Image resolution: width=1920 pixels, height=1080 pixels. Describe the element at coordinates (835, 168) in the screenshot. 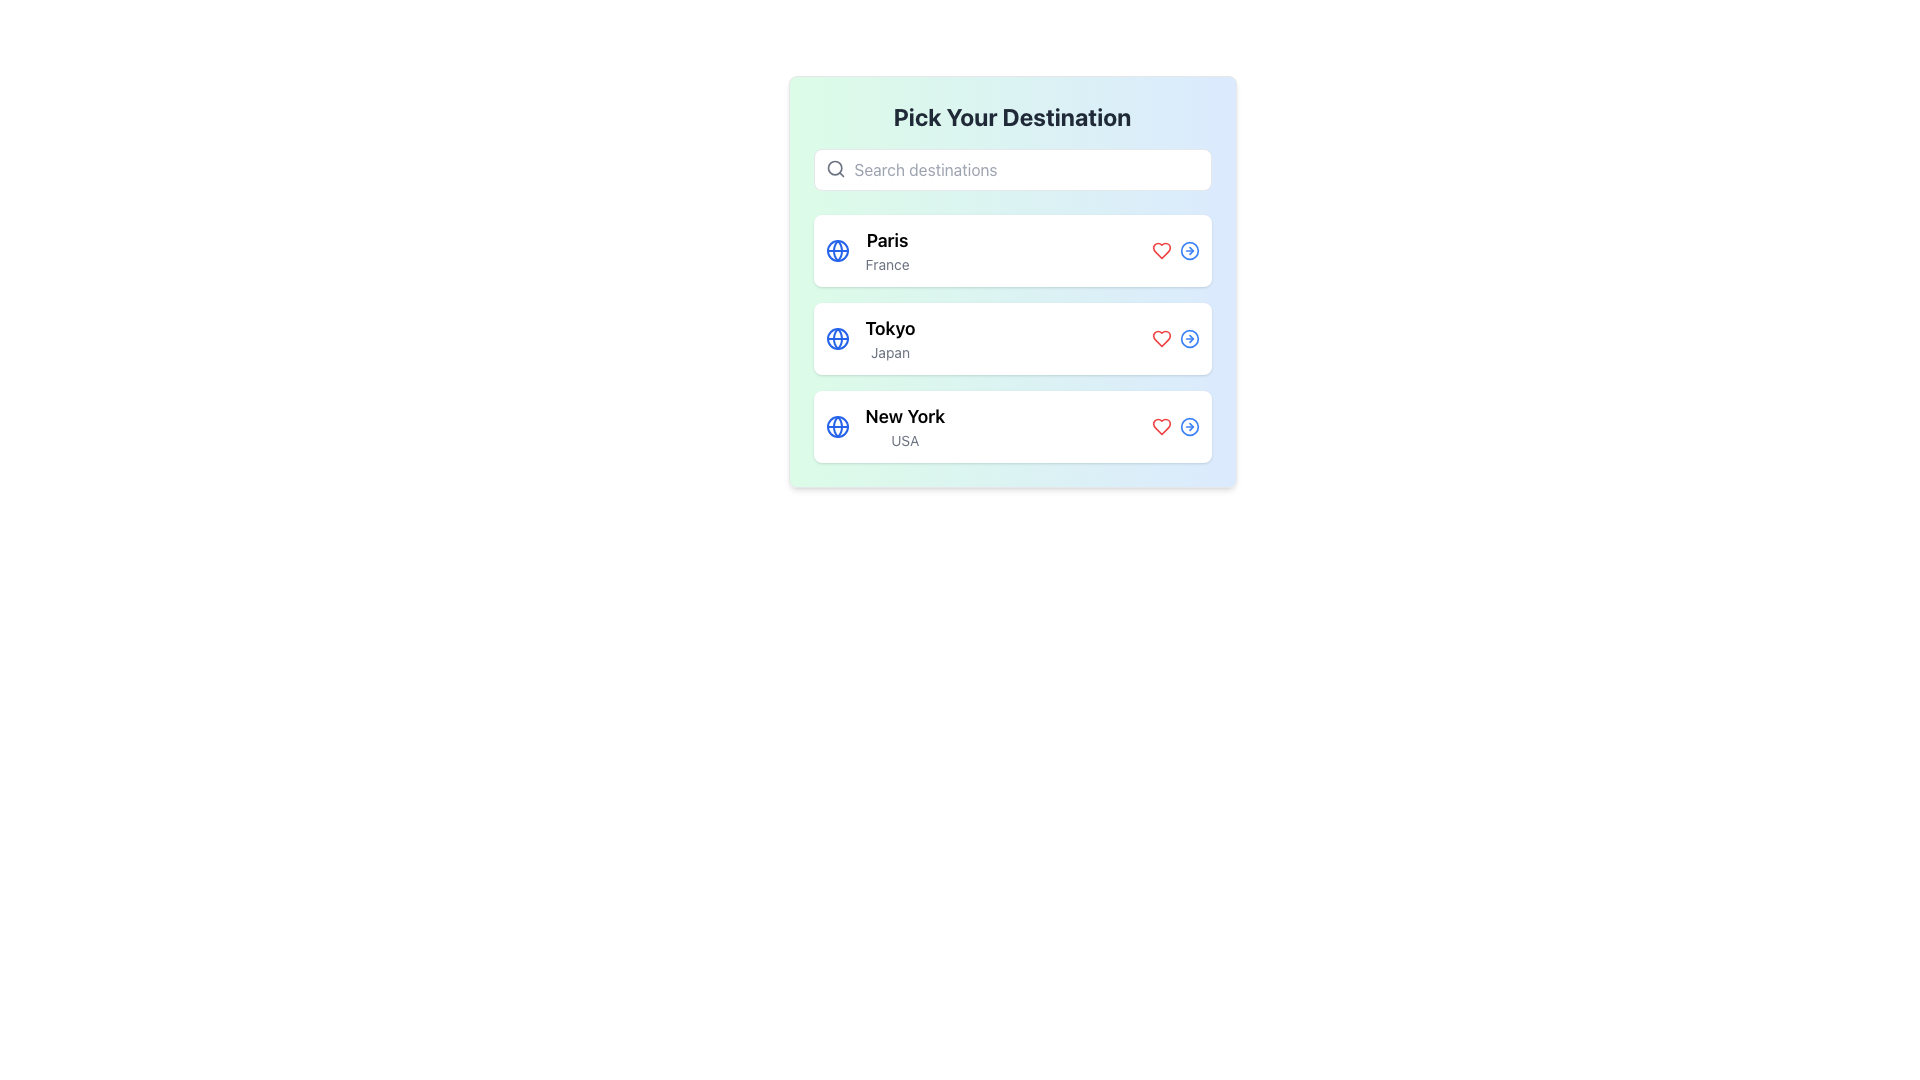

I see `the magnifying glass icon located at the far left of the search bar` at that location.